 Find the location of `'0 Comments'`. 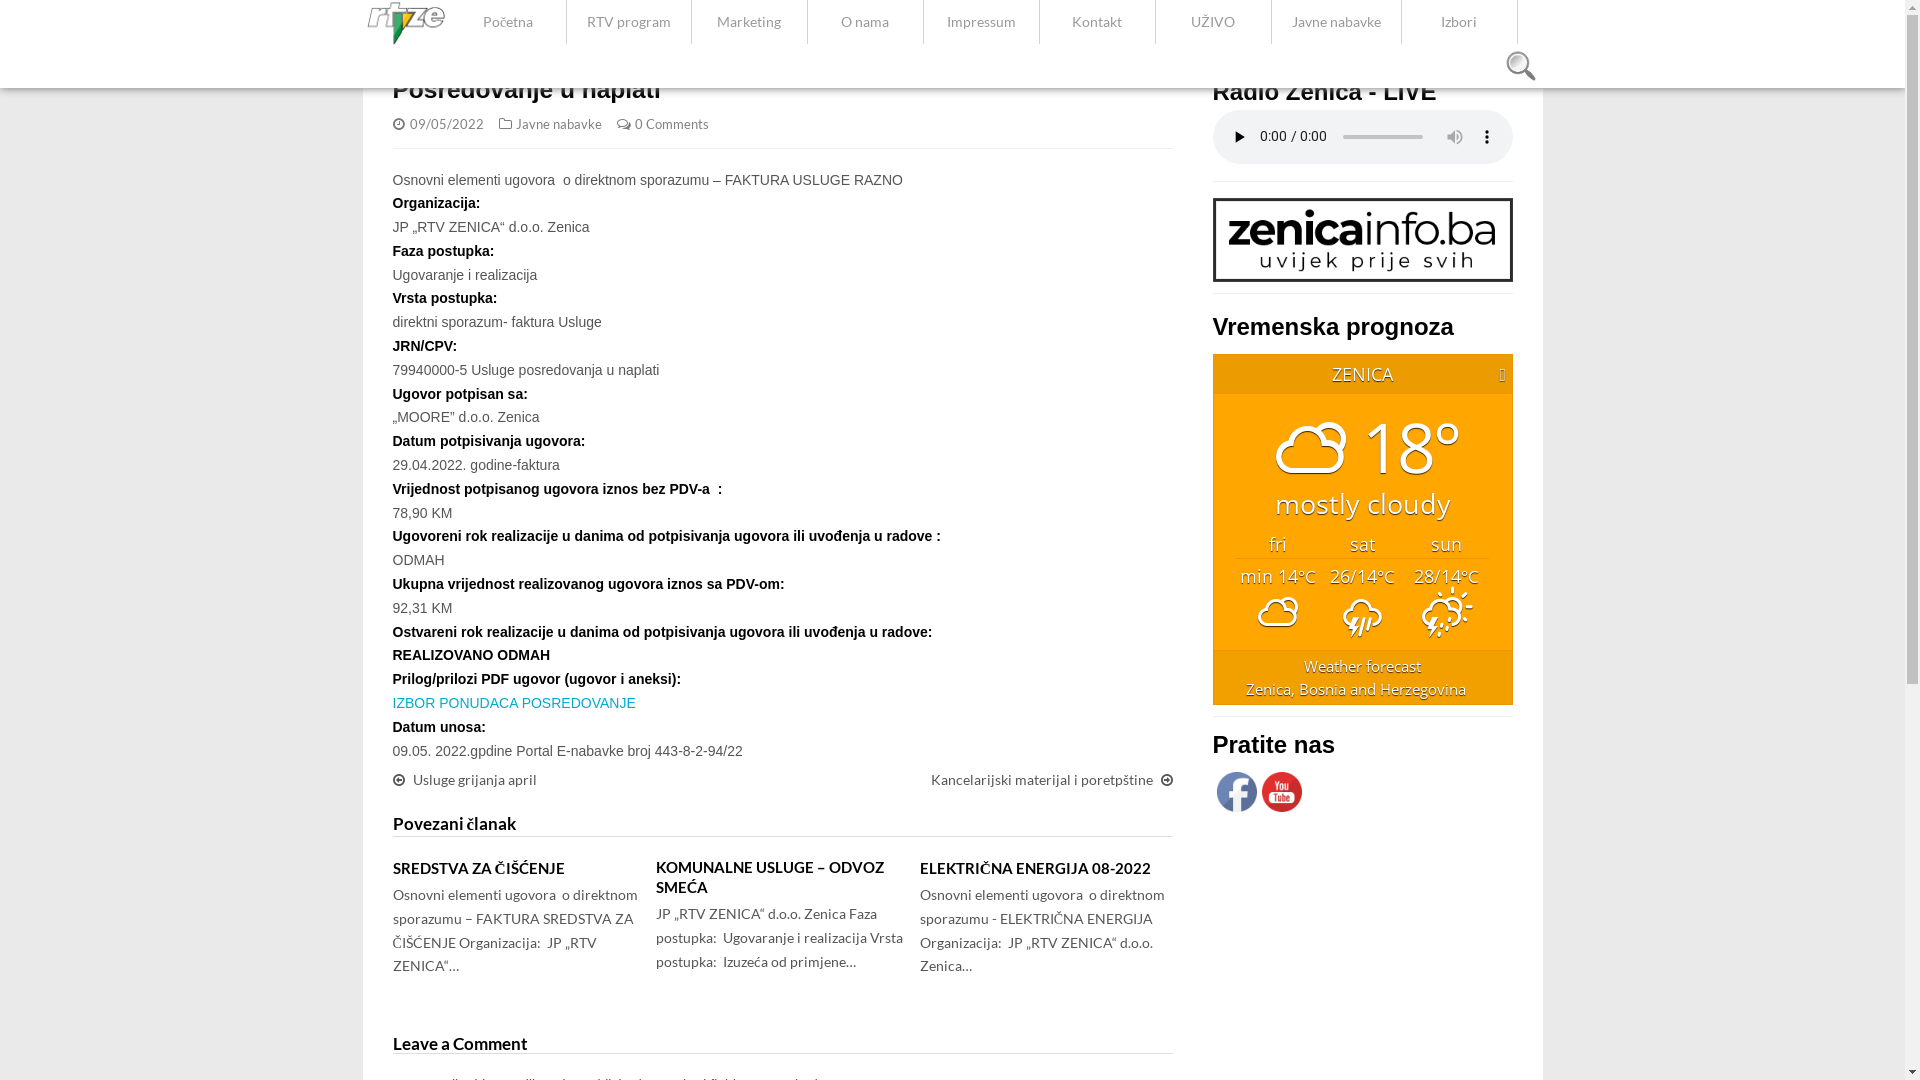

'0 Comments' is located at coordinates (671, 123).